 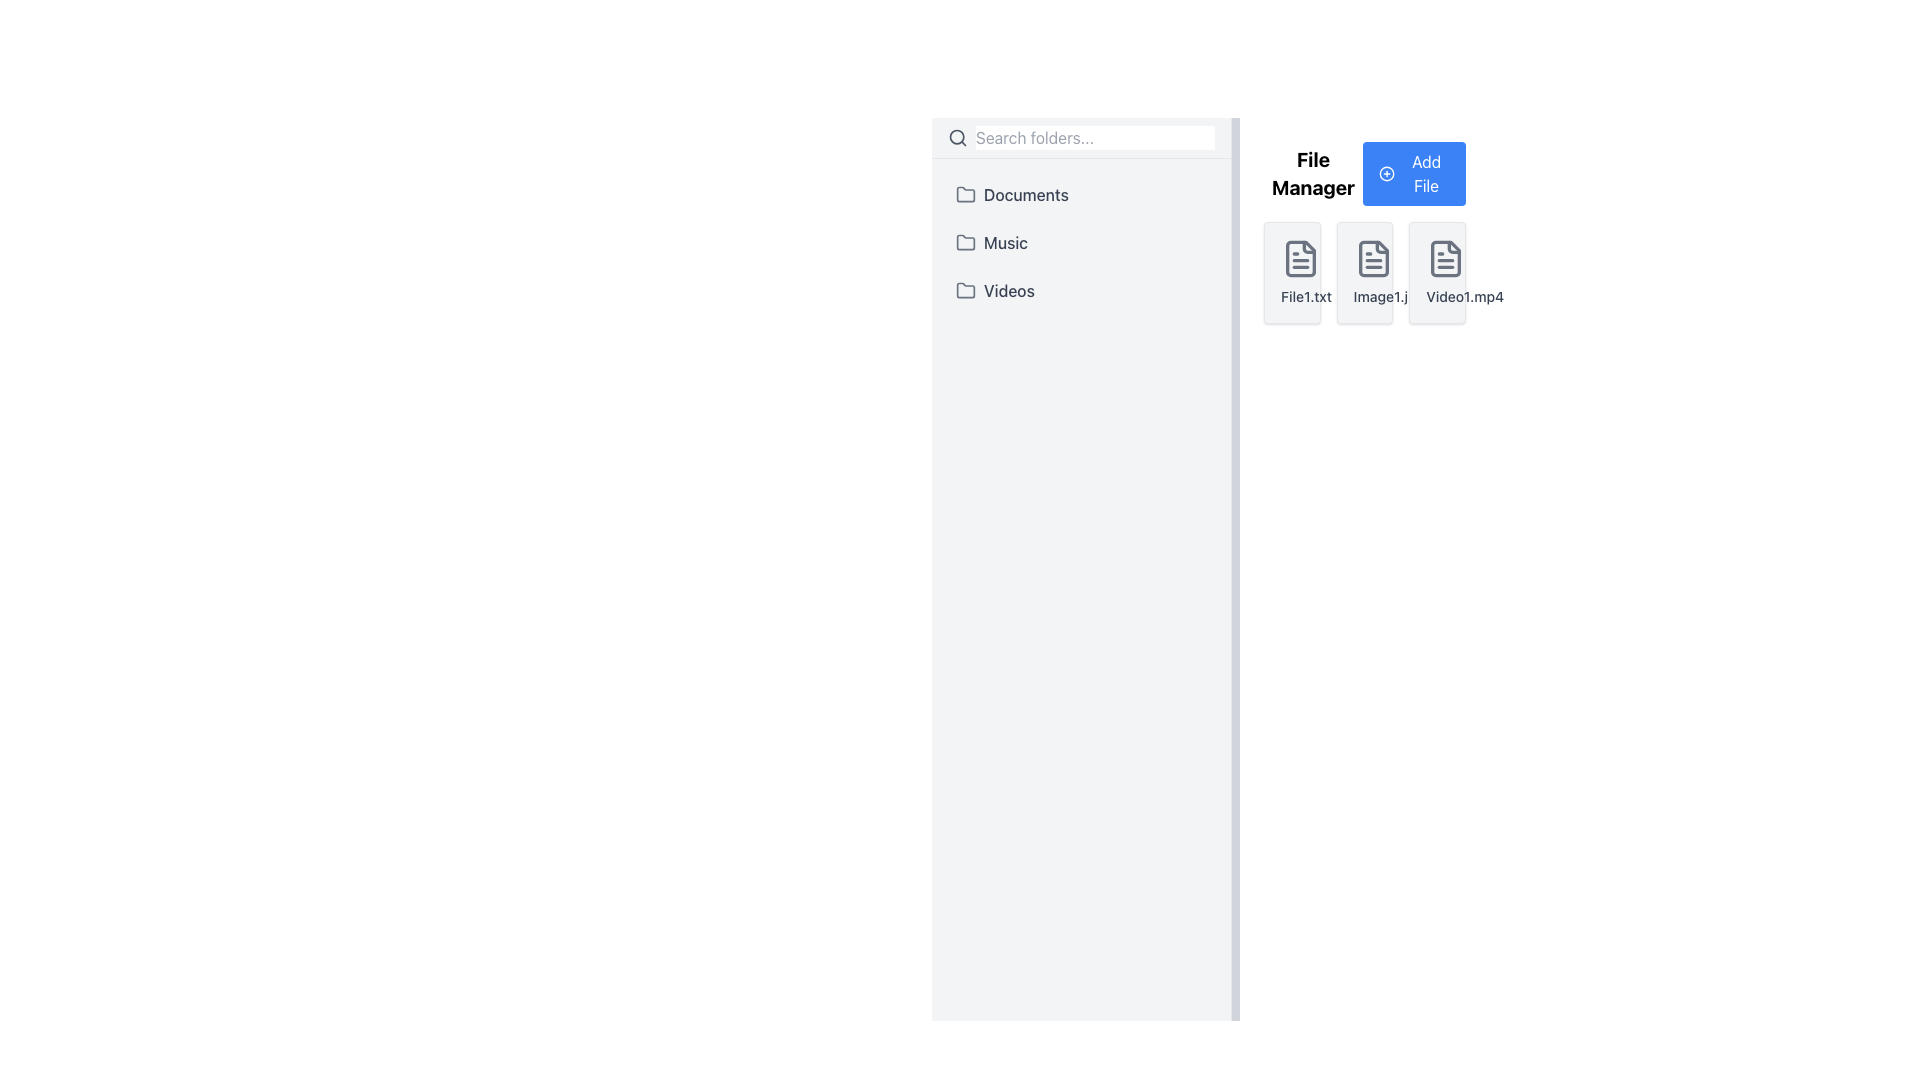 What do you see at coordinates (1372, 257) in the screenshot?
I see `the SVG icon representing the file named 'Image1.jpg'` at bounding box center [1372, 257].